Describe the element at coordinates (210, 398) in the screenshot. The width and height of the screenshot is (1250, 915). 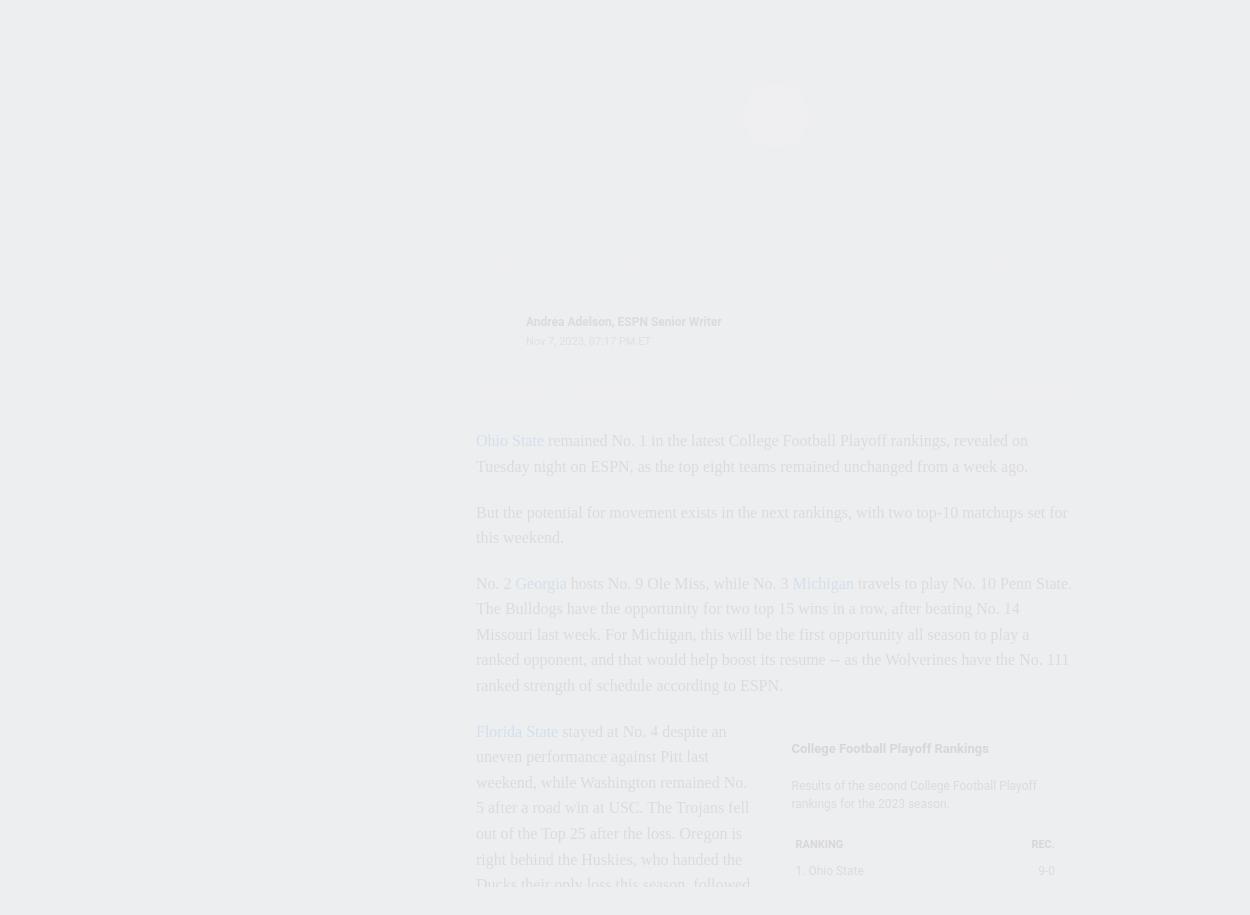
I see `'Georgia Bulldogs'` at that location.